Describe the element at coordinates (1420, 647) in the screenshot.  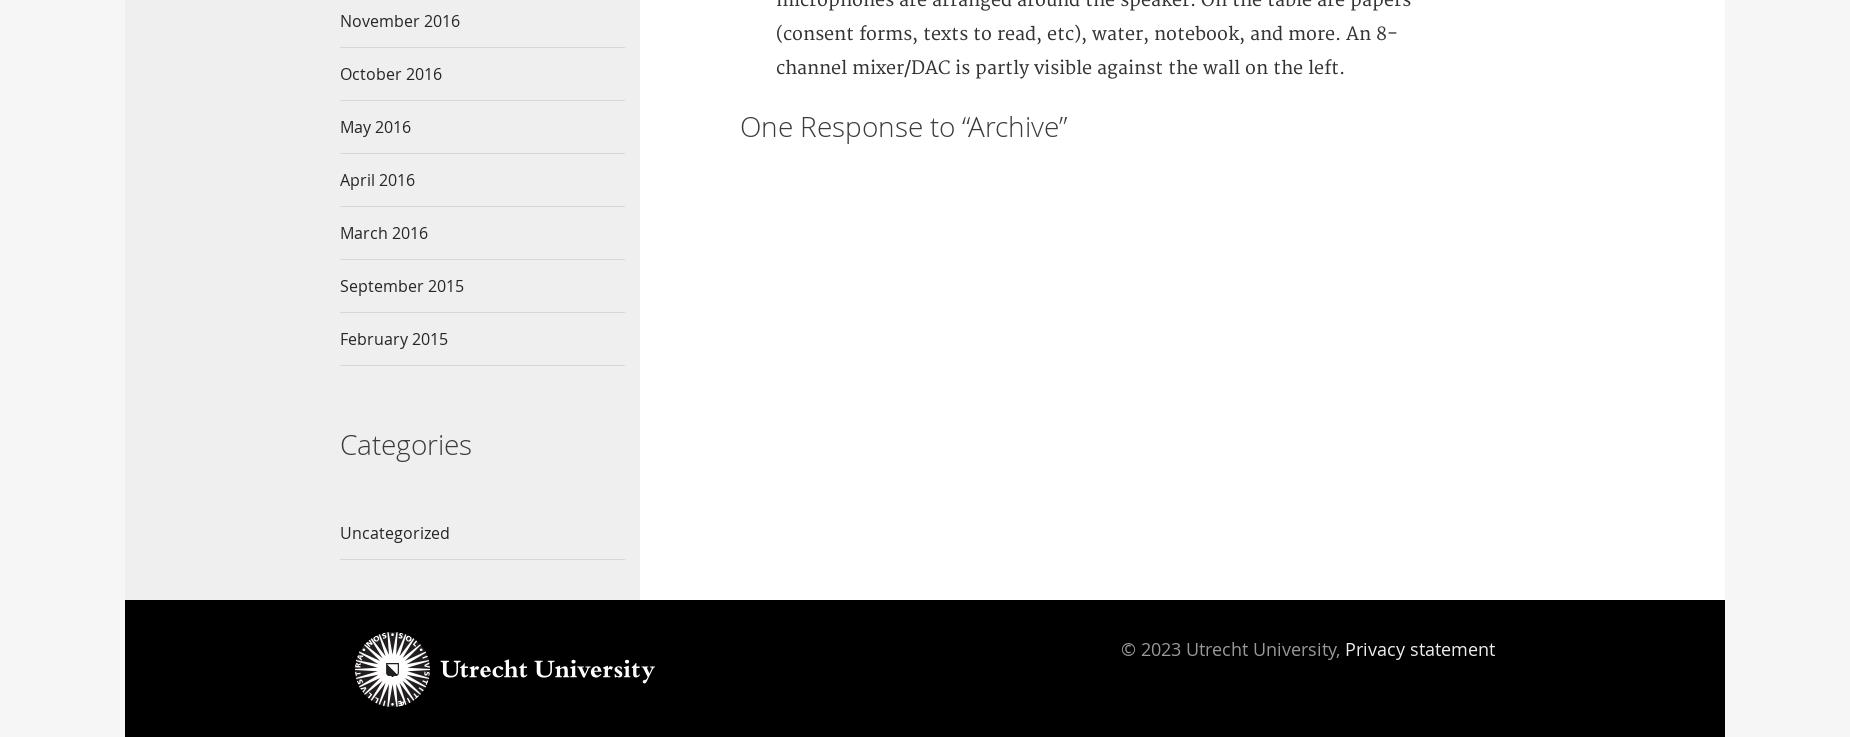
I see `'Privacy statement'` at that location.